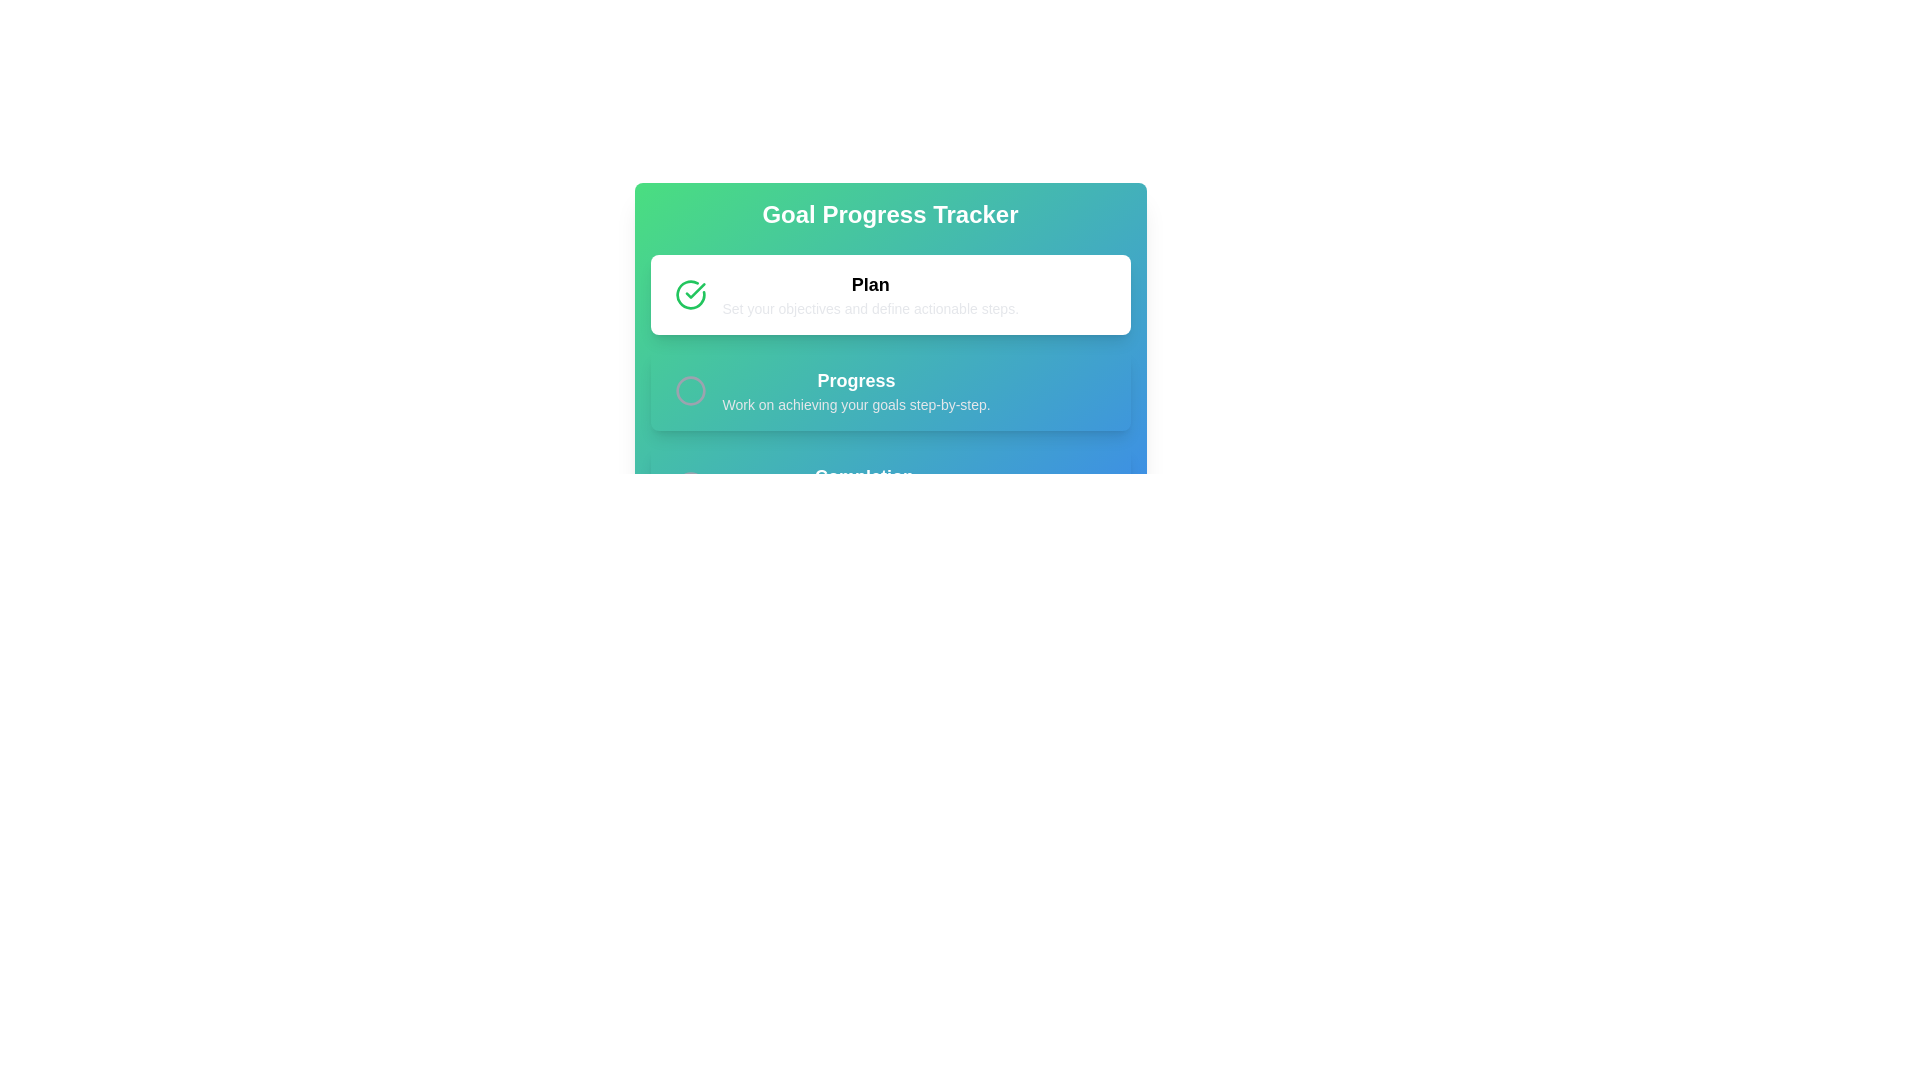 The height and width of the screenshot is (1080, 1920). Describe the element at coordinates (856, 390) in the screenshot. I see `the Descriptive Text element that displays the heading 'Progress' and the subtext 'Work on achieving your goals step-by-step.'` at that location.